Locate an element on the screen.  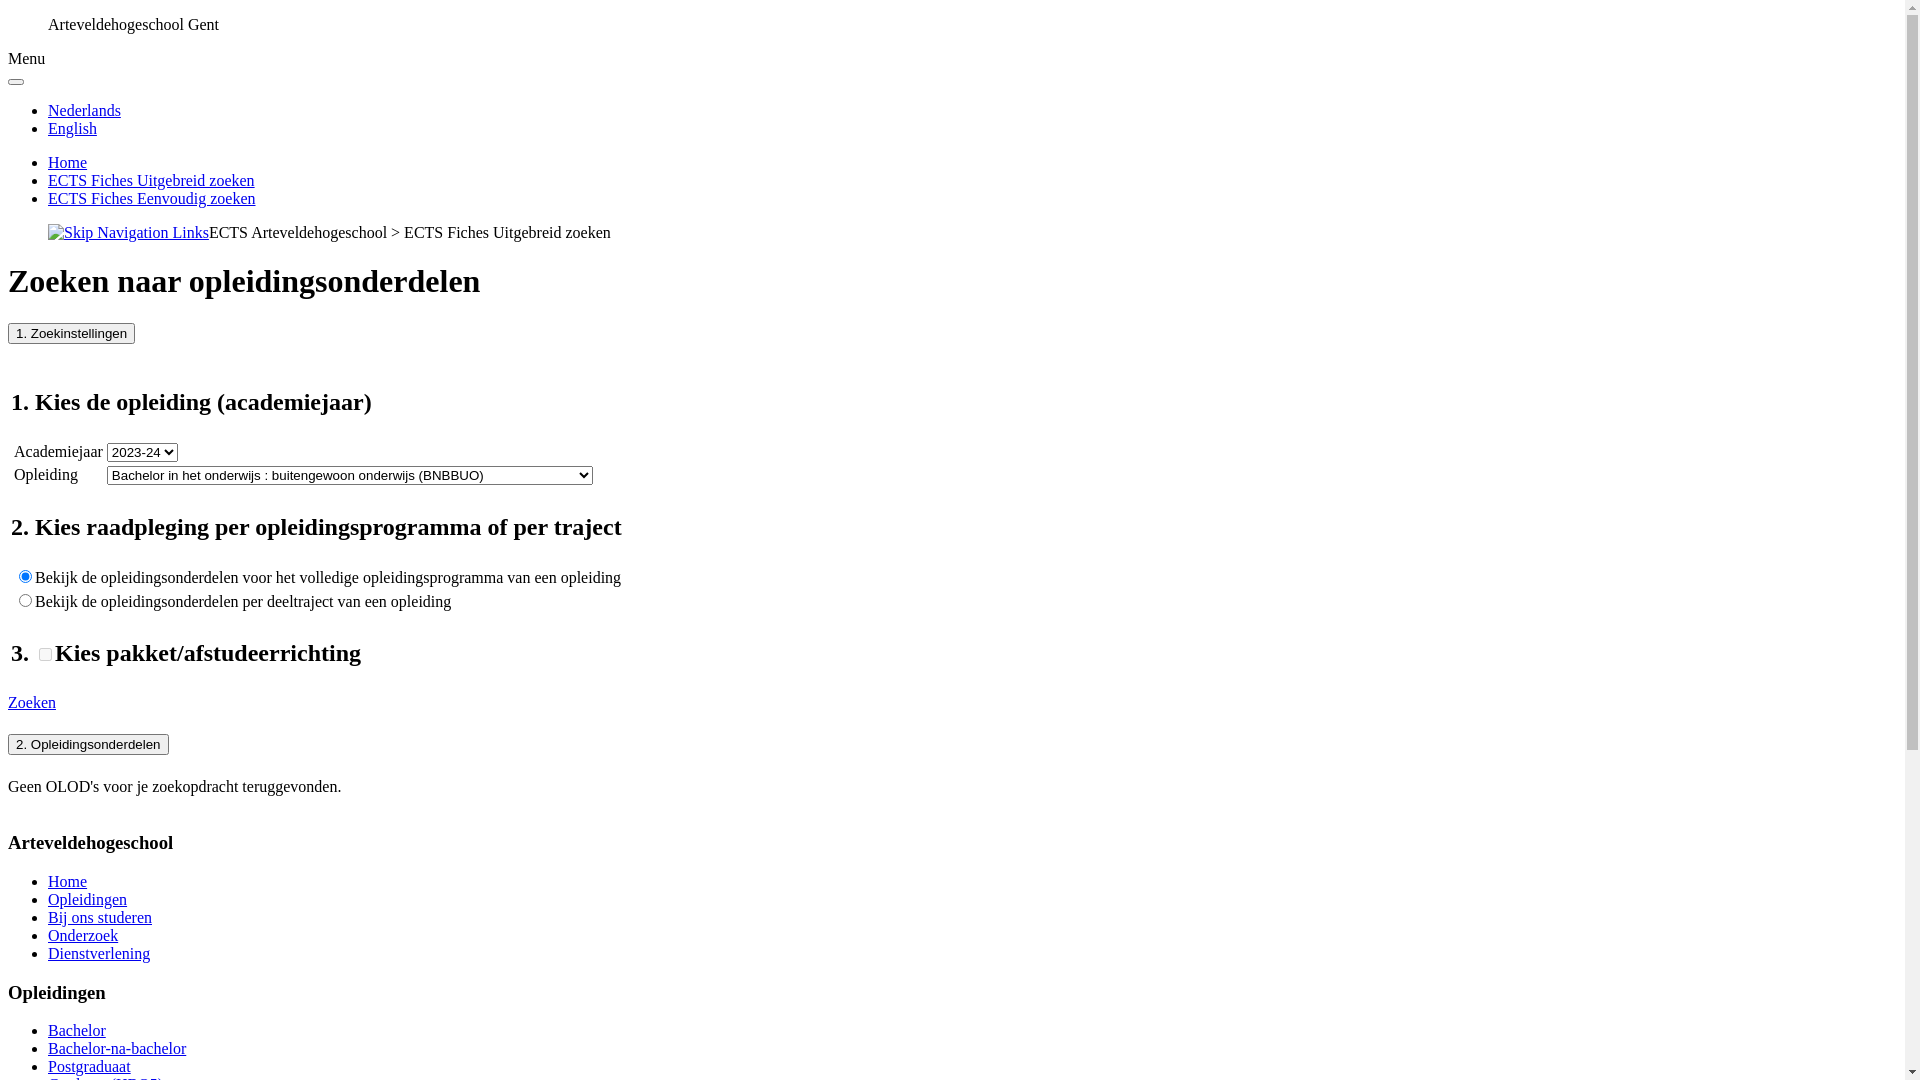
'Home' is located at coordinates (67, 161).